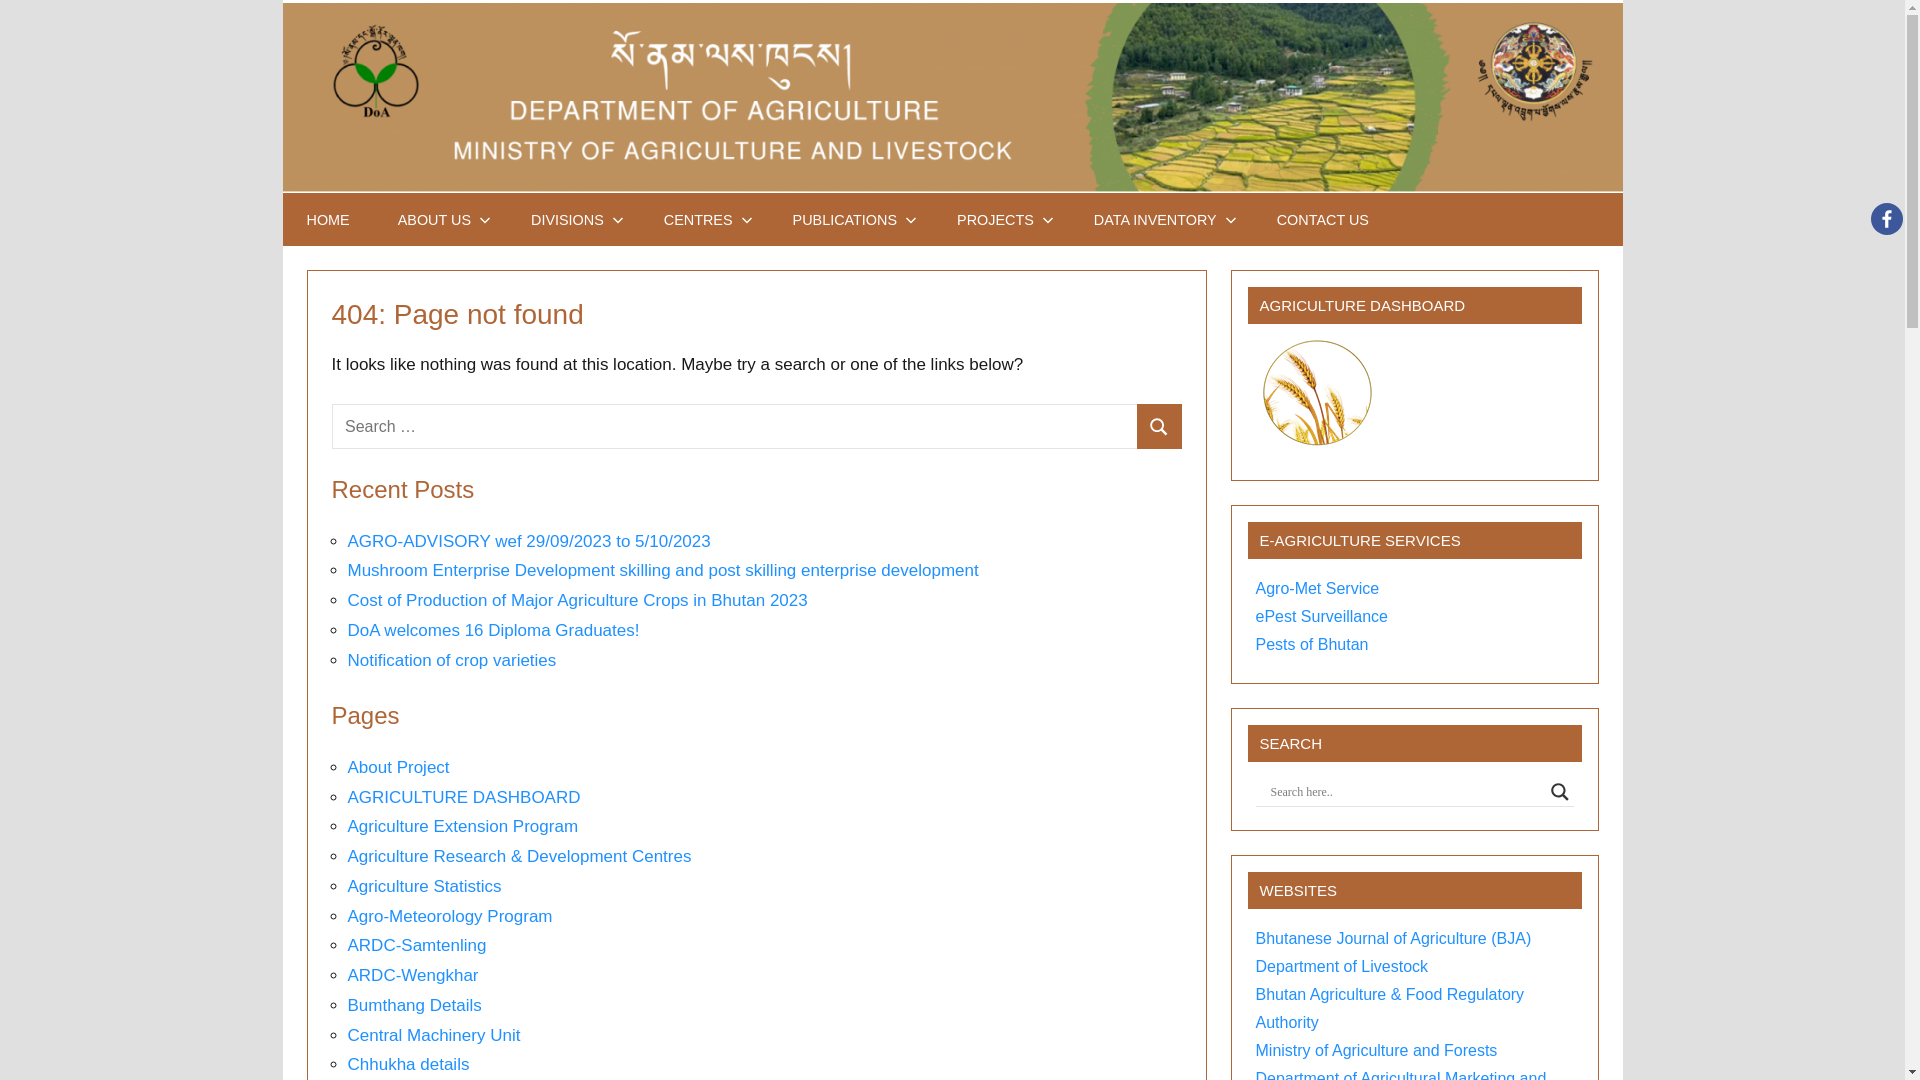  What do you see at coordinates (451, 660) in the screenshot?
I see `'Notification of crop varieties'` at bounding box center [451, 660].